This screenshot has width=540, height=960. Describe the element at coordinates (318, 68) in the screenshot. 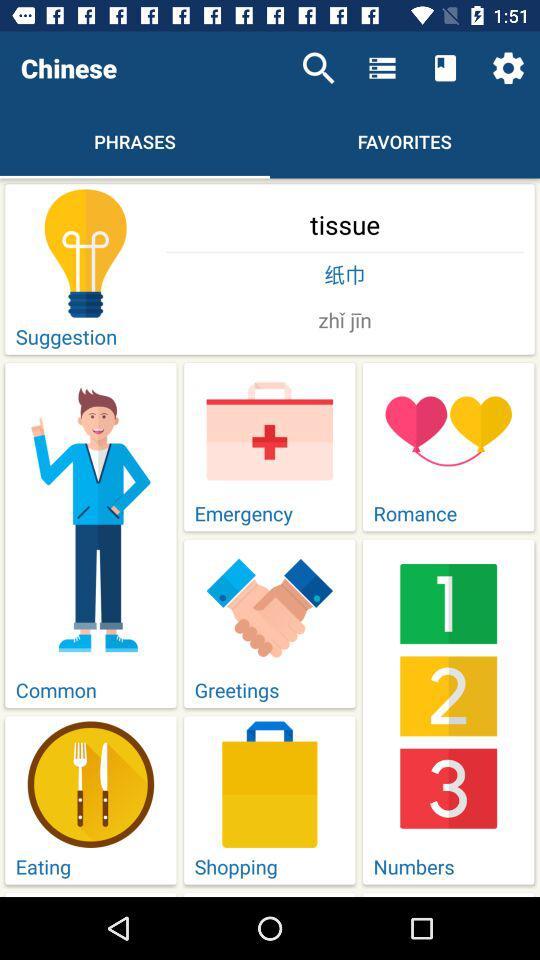

I see `the icon next to chinese item` at that location.